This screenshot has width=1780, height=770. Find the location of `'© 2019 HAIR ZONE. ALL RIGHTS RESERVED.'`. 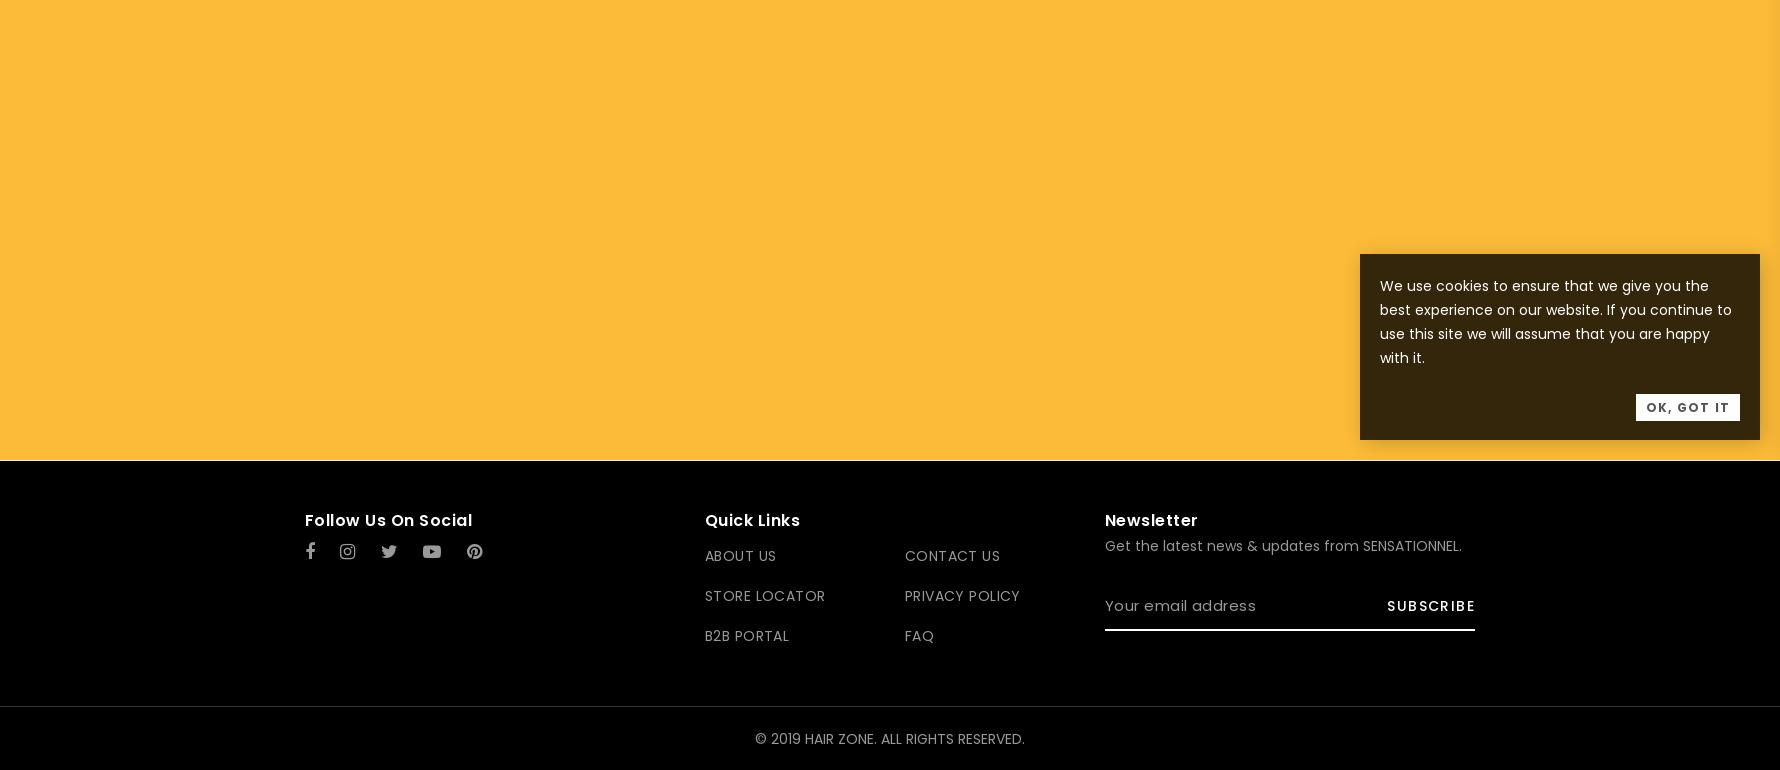

'© 2019 HAIR ZONE. ALL RIGHTS RESERVED.' is located at coordinates (890, 738).